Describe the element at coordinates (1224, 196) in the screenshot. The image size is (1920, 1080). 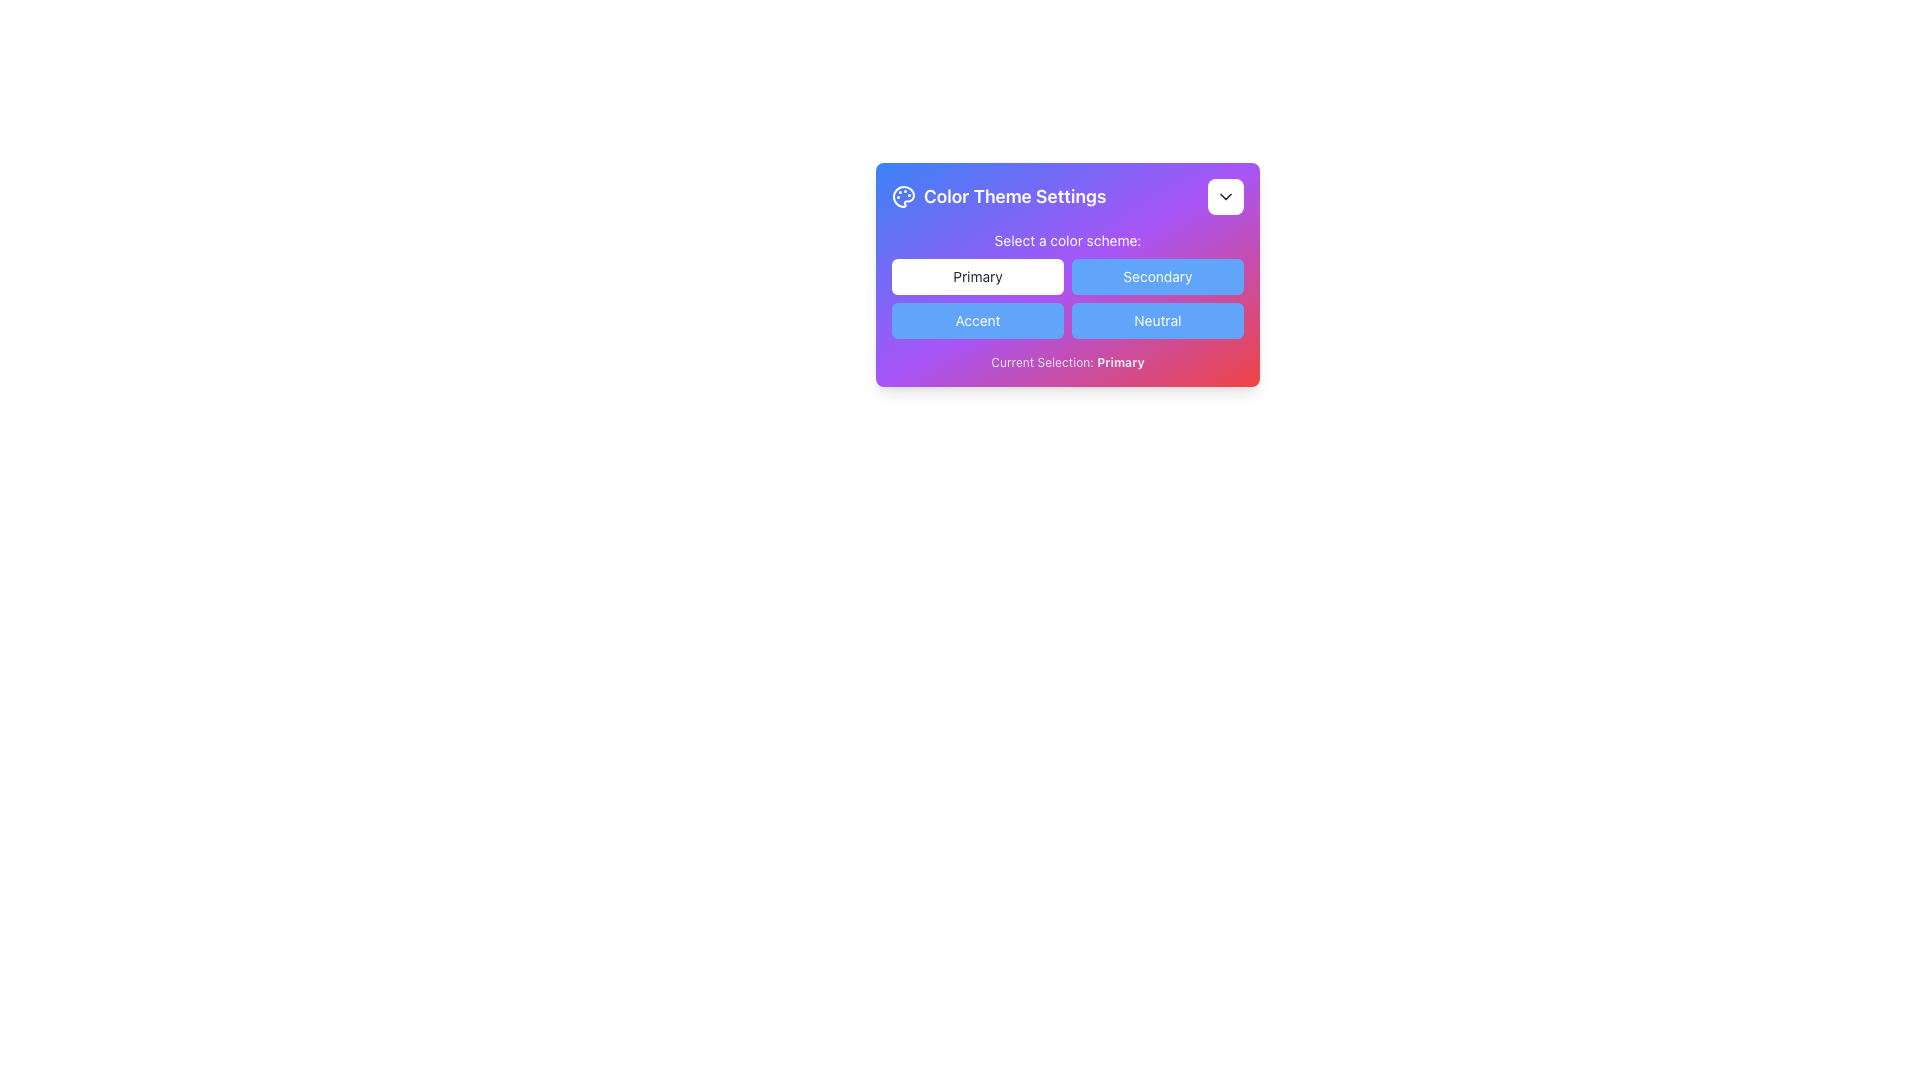
I see `the Chevron Down SVG Icon located in the top-right corner of the 'Color Theme Settings' modal` at that location.